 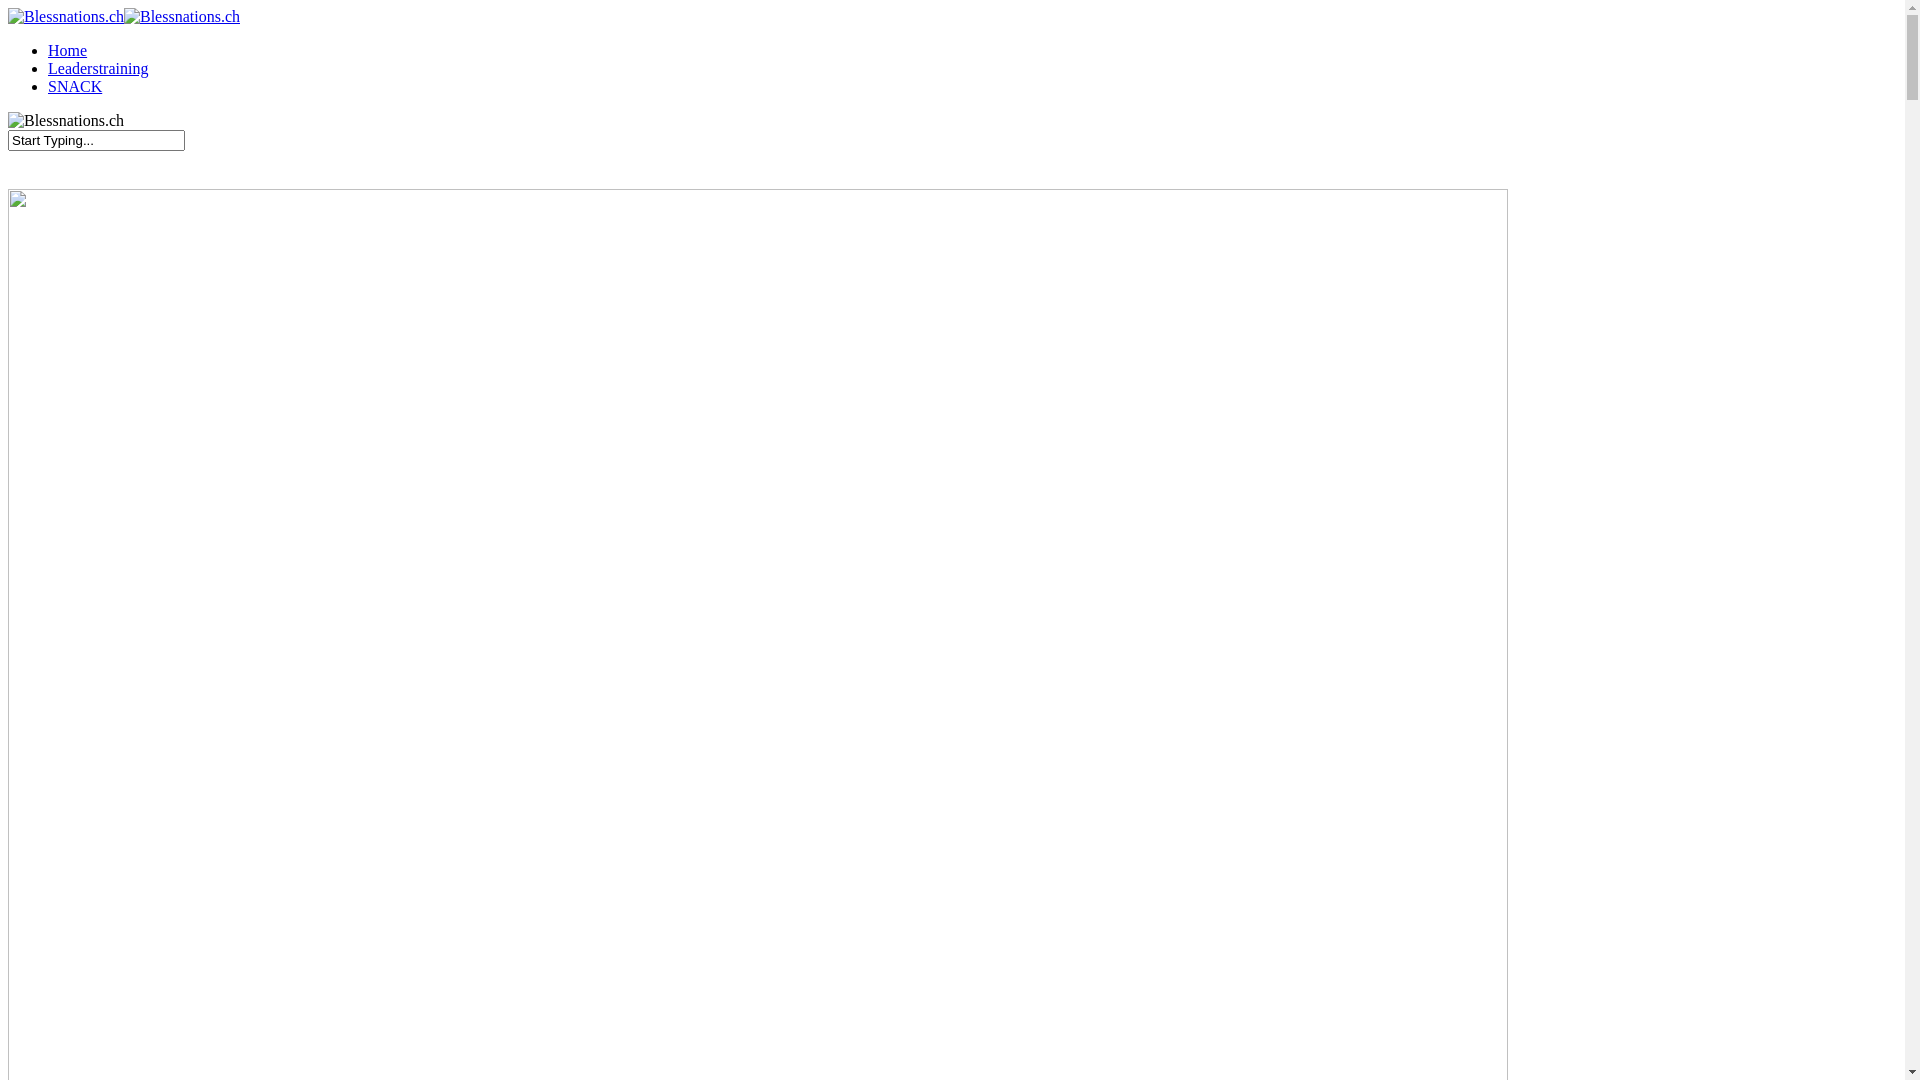 I want to click on 'Home', so click(x=67, y=49).